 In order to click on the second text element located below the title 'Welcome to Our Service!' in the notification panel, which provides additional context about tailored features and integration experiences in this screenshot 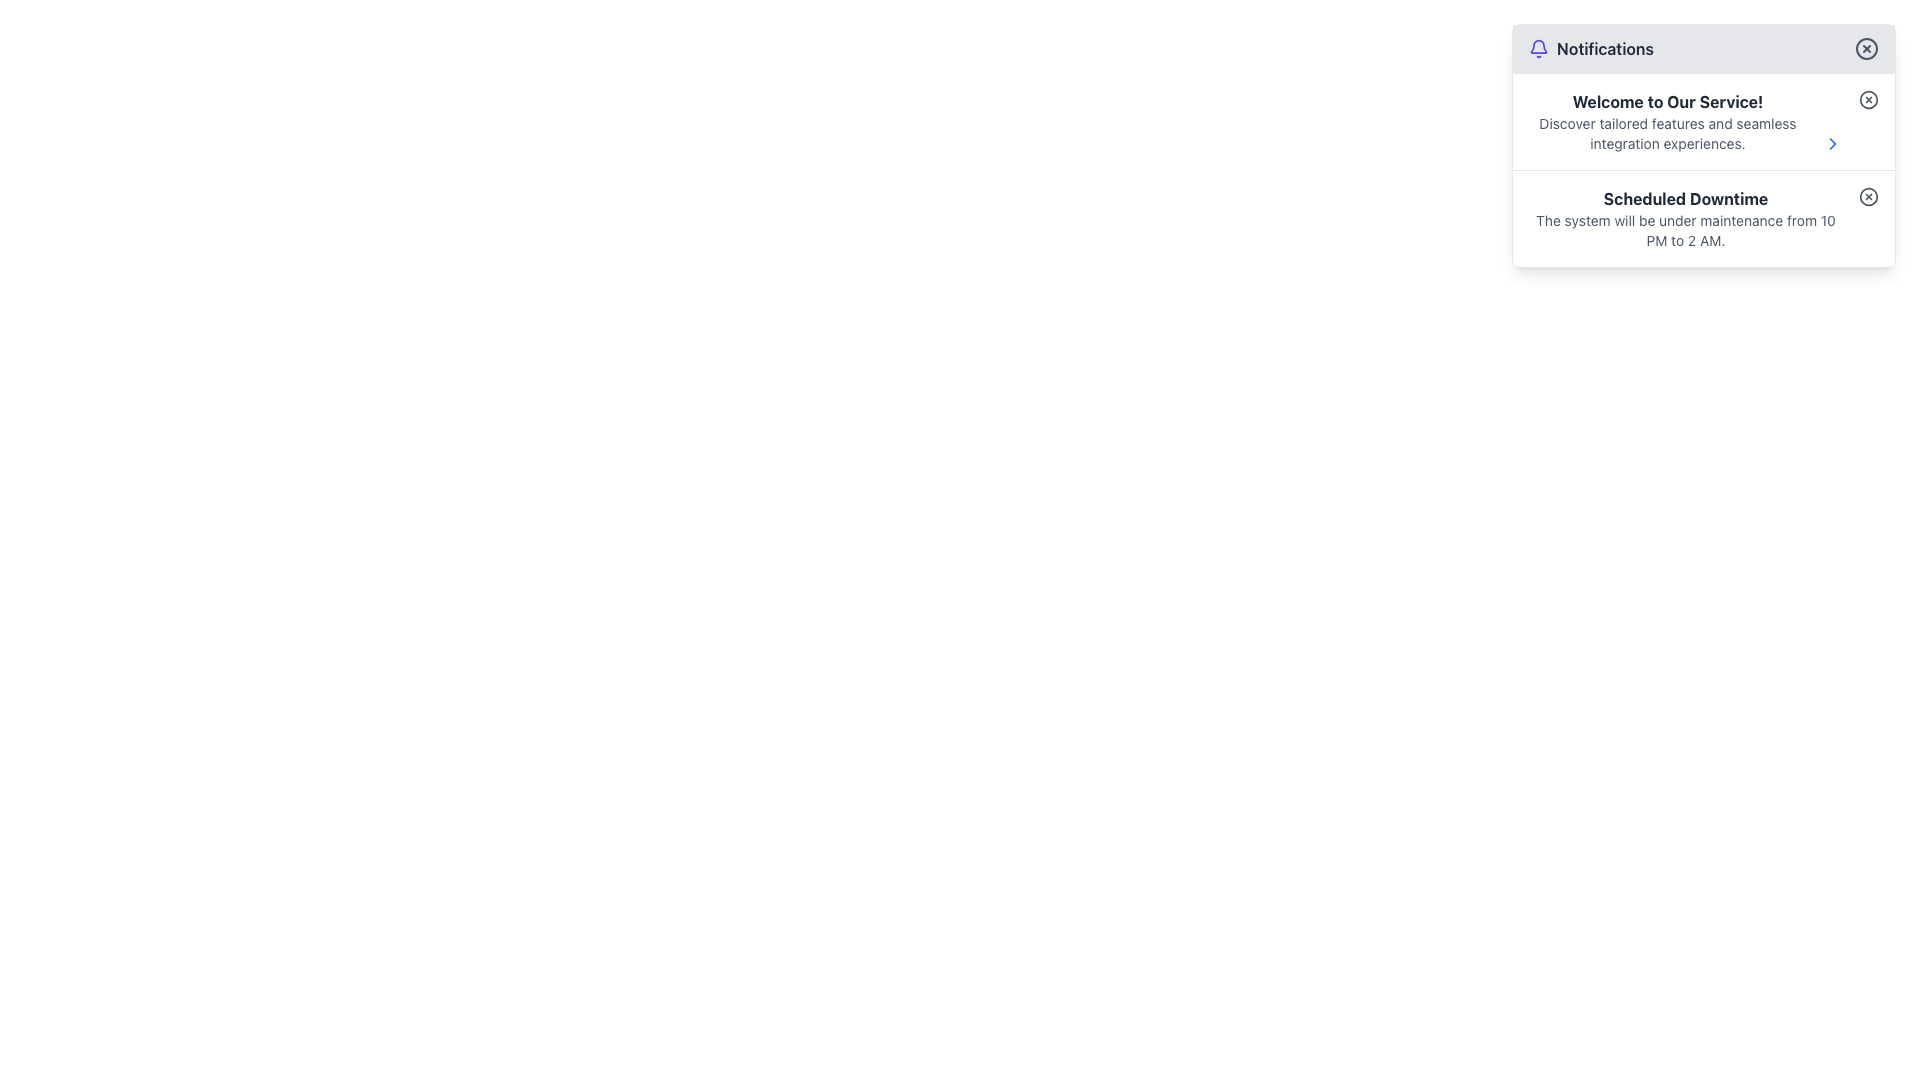, I will do `click(1668, 134)`.